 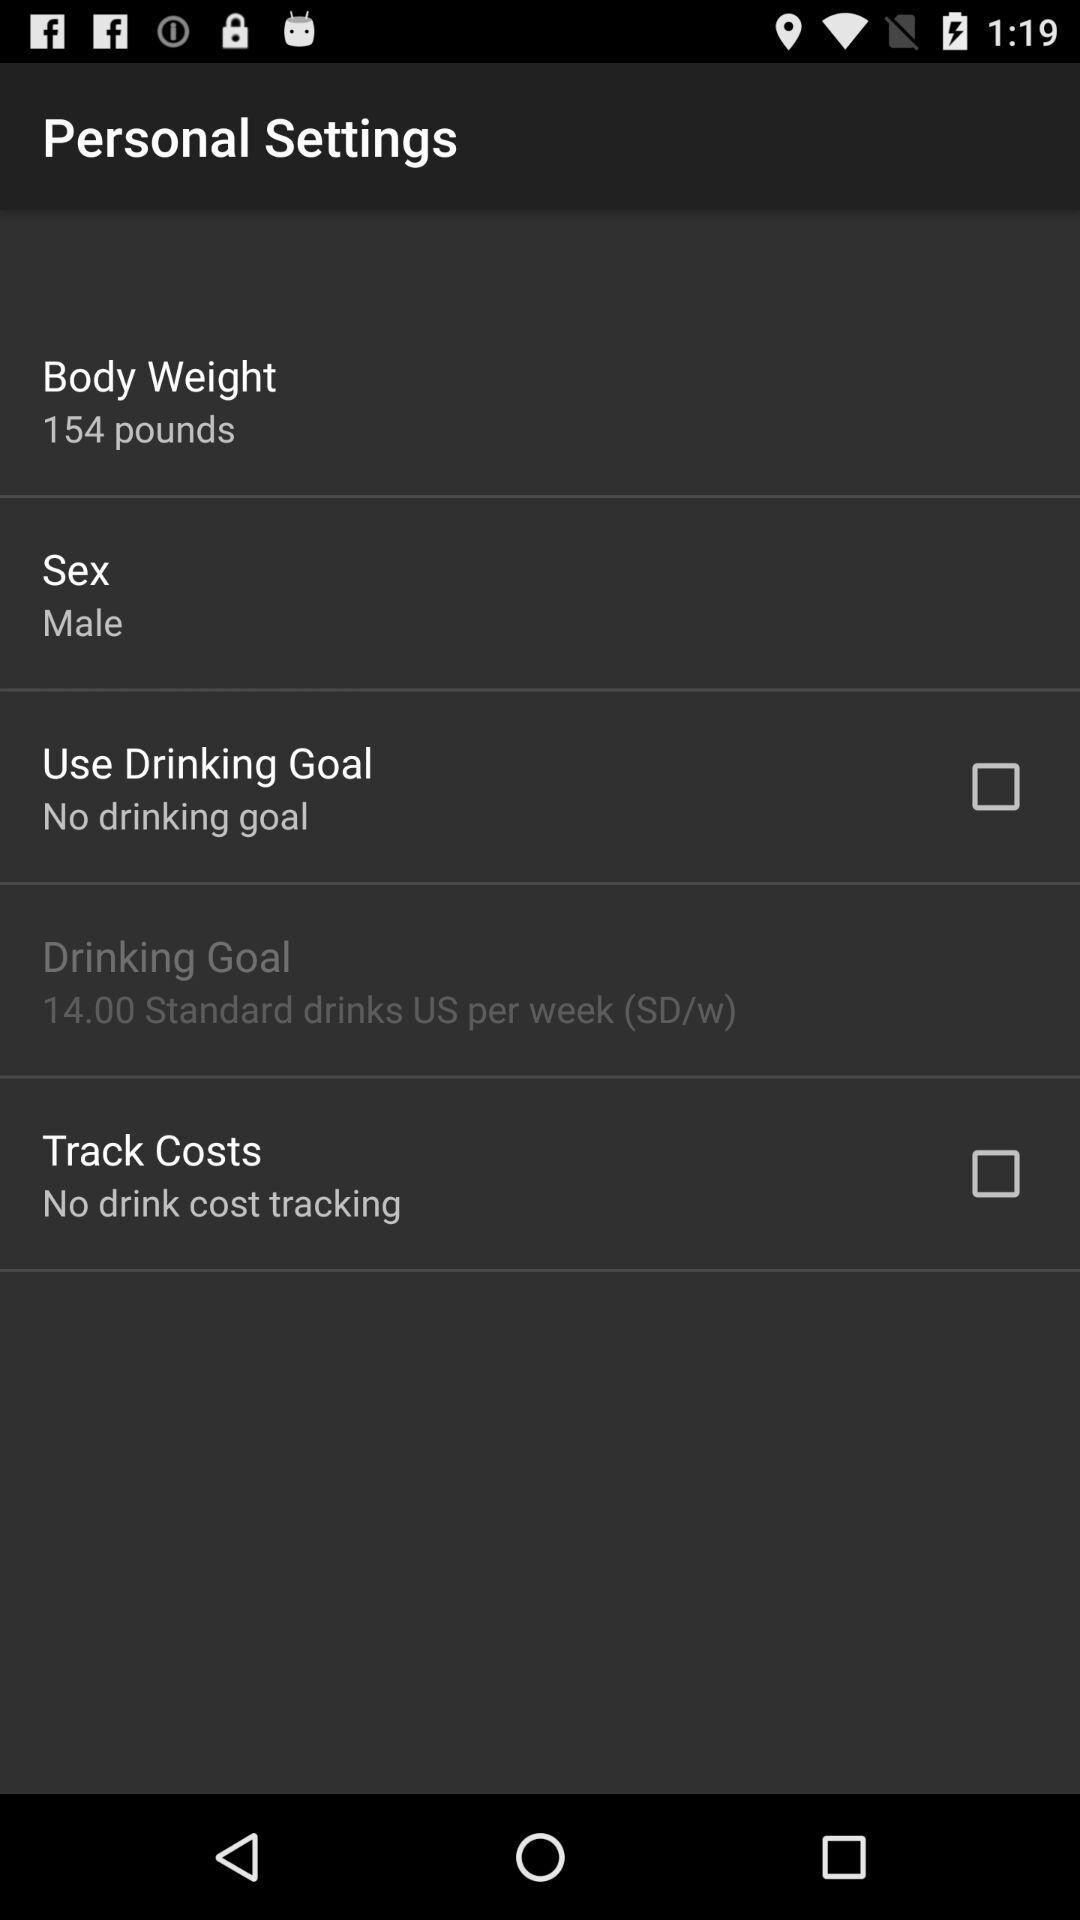 What do you see at coordinates (137, 427) in the screenshot?
I see `154 pounds app` at bounding box center [137, 427].